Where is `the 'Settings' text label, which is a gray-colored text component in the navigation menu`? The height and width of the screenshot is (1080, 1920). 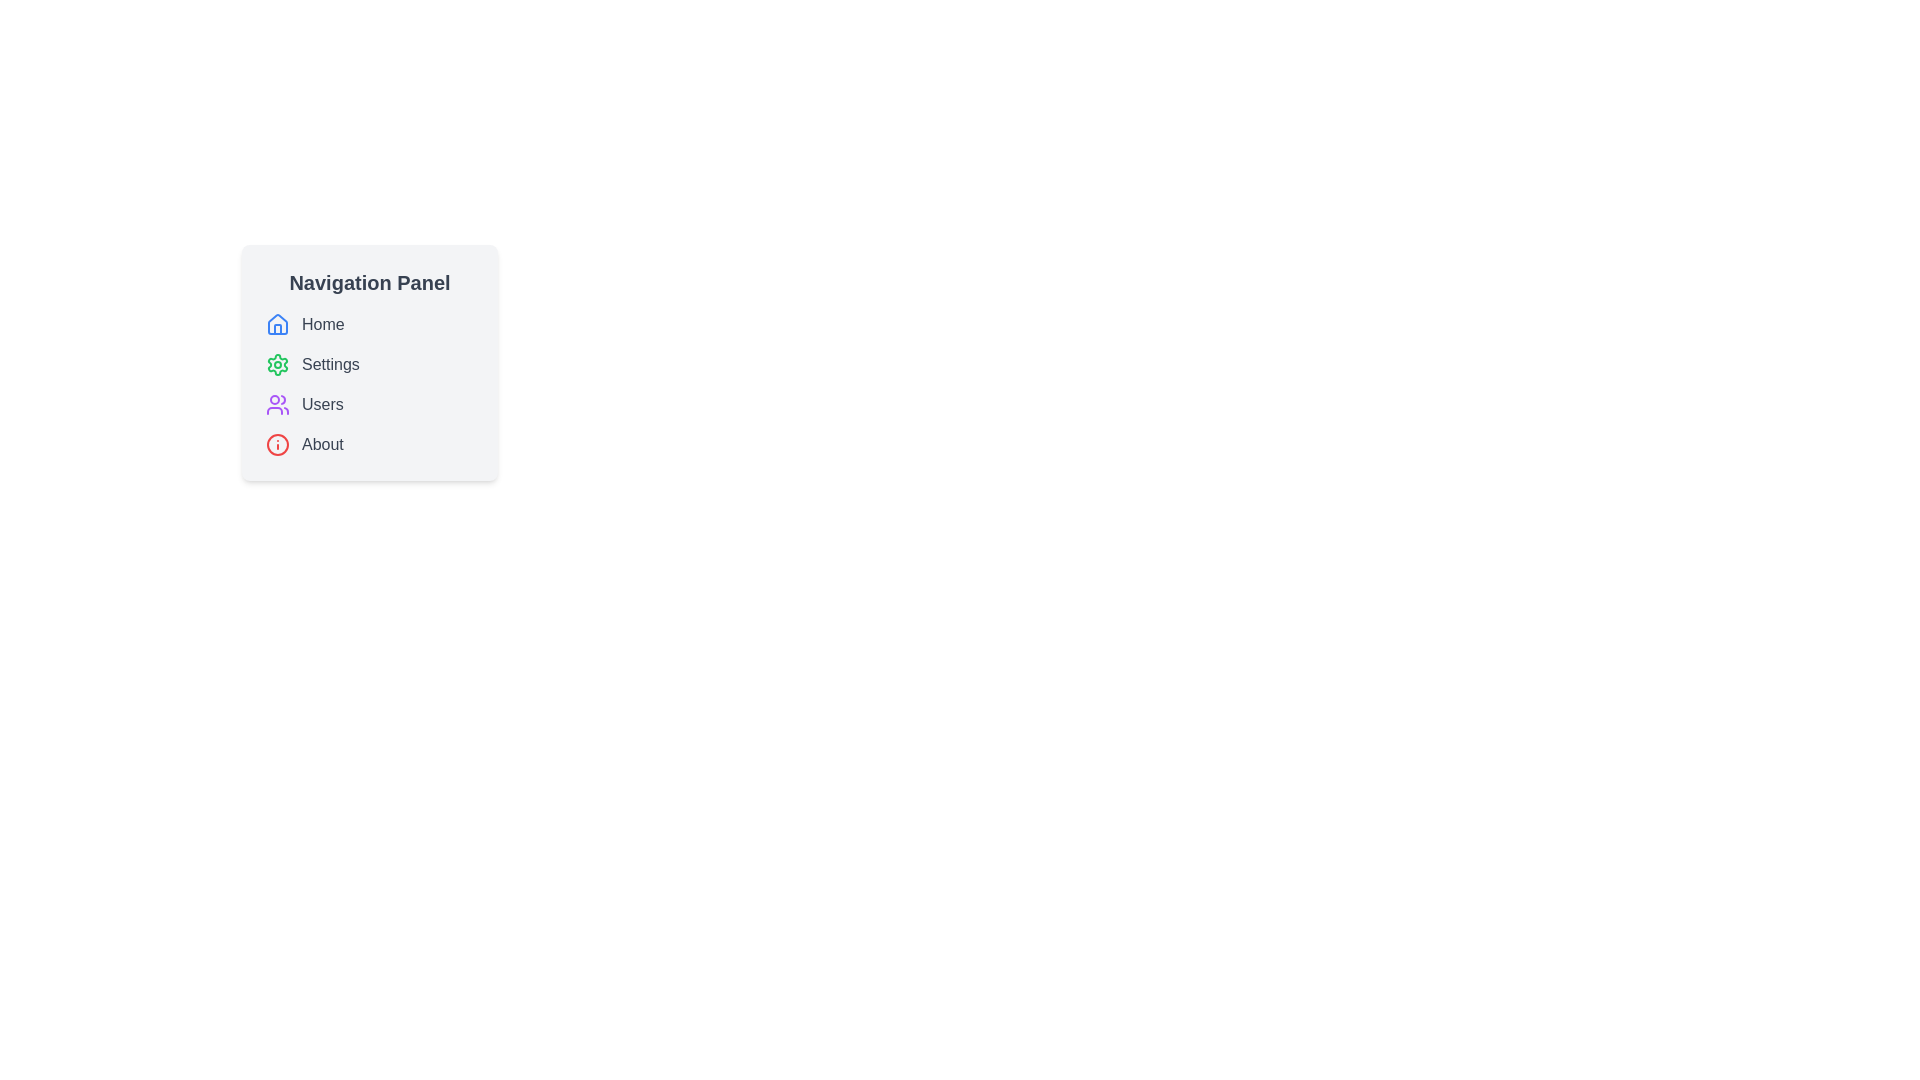 the 'Settings' text label, which is a gray-colored text component in the navigation menu is located at coordinates (330, 365).